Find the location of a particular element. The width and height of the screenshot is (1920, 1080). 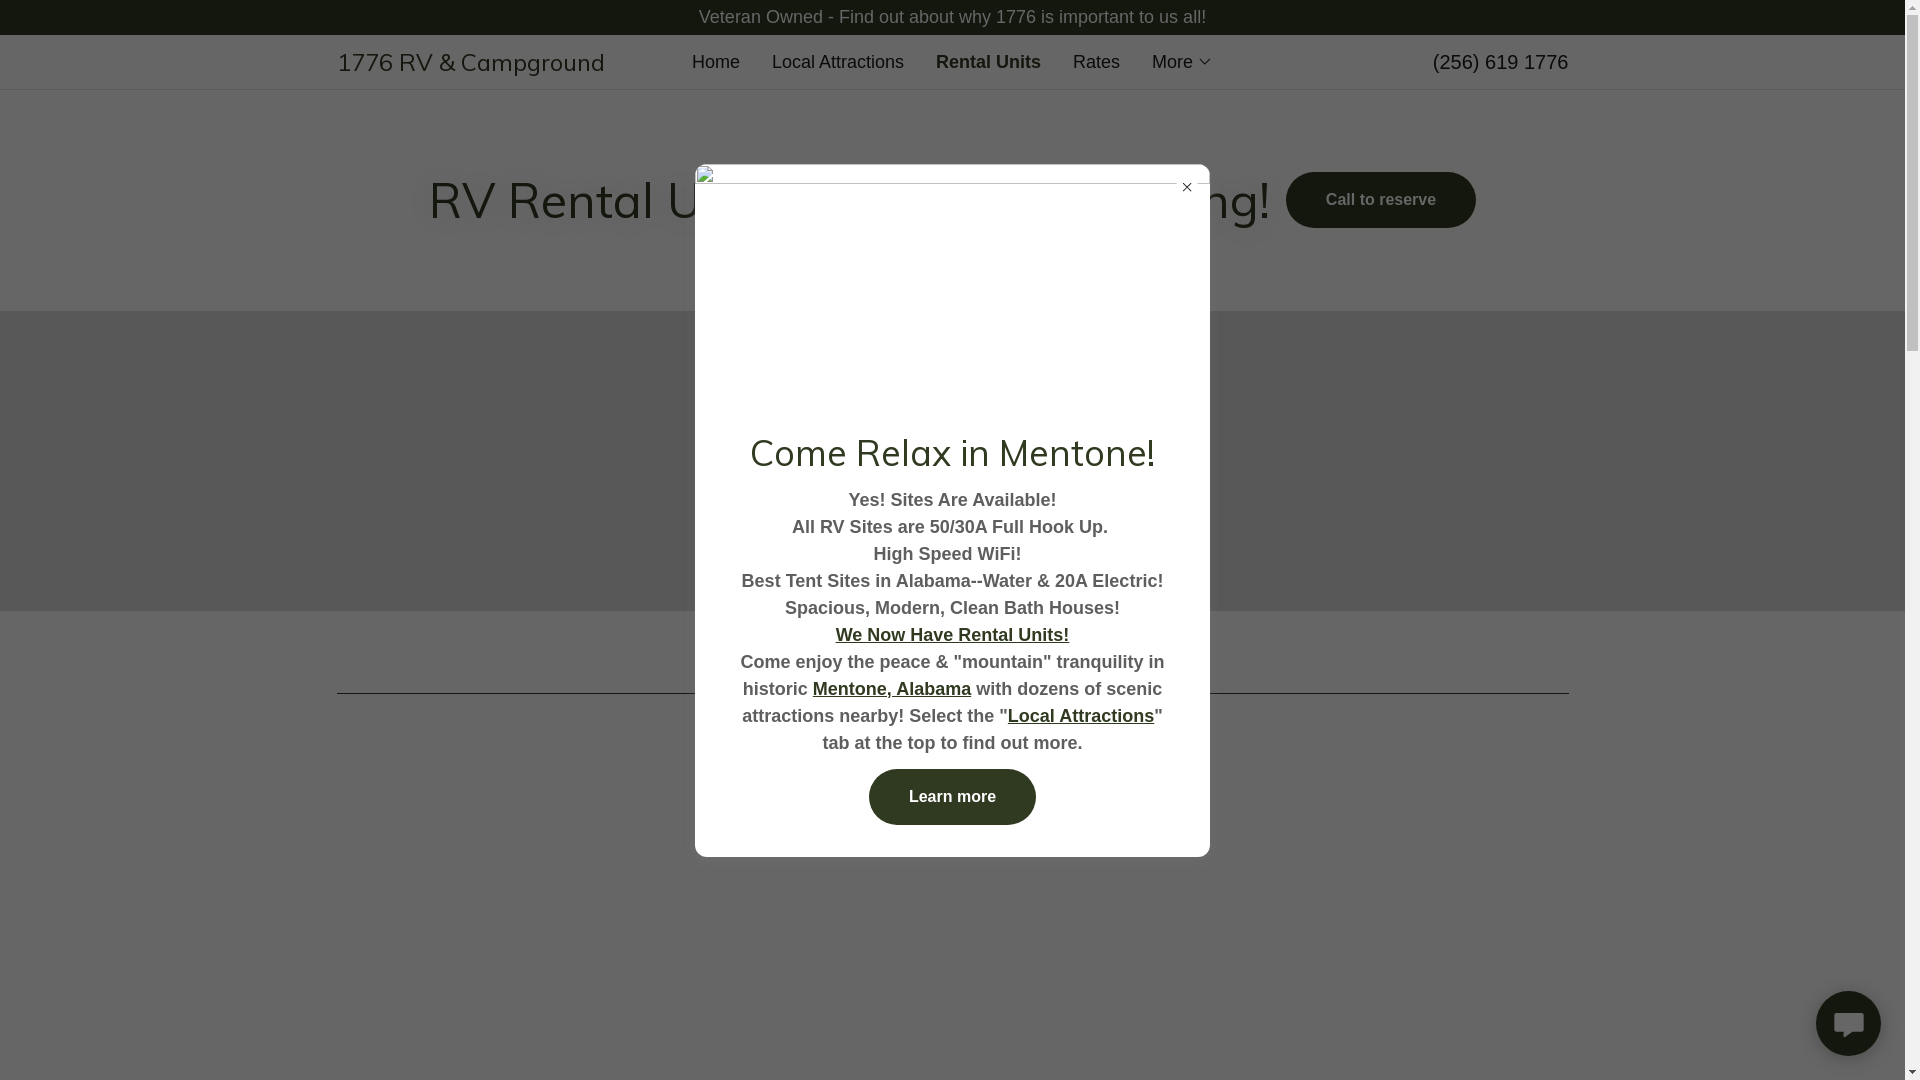

'Rates' is located at coordinates (1065, 60).